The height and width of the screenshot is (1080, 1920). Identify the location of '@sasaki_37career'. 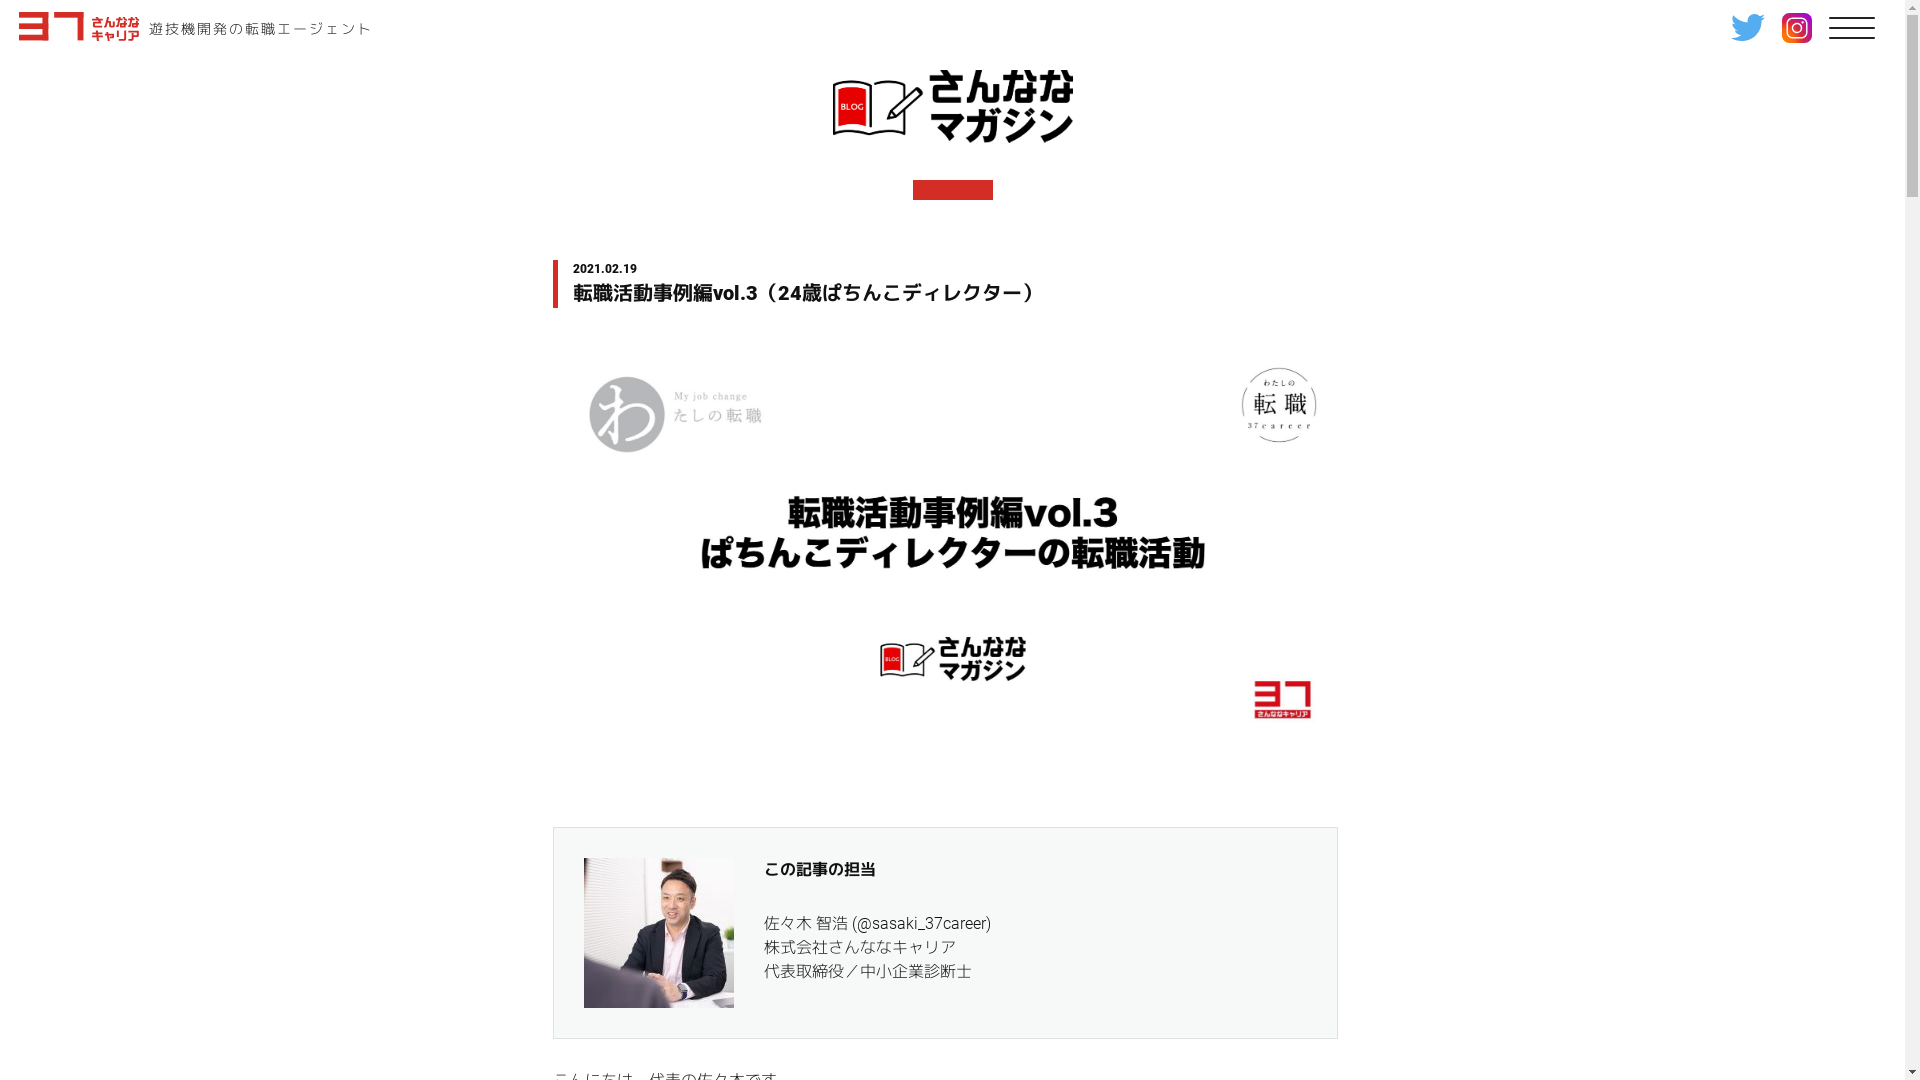
(919, 923).